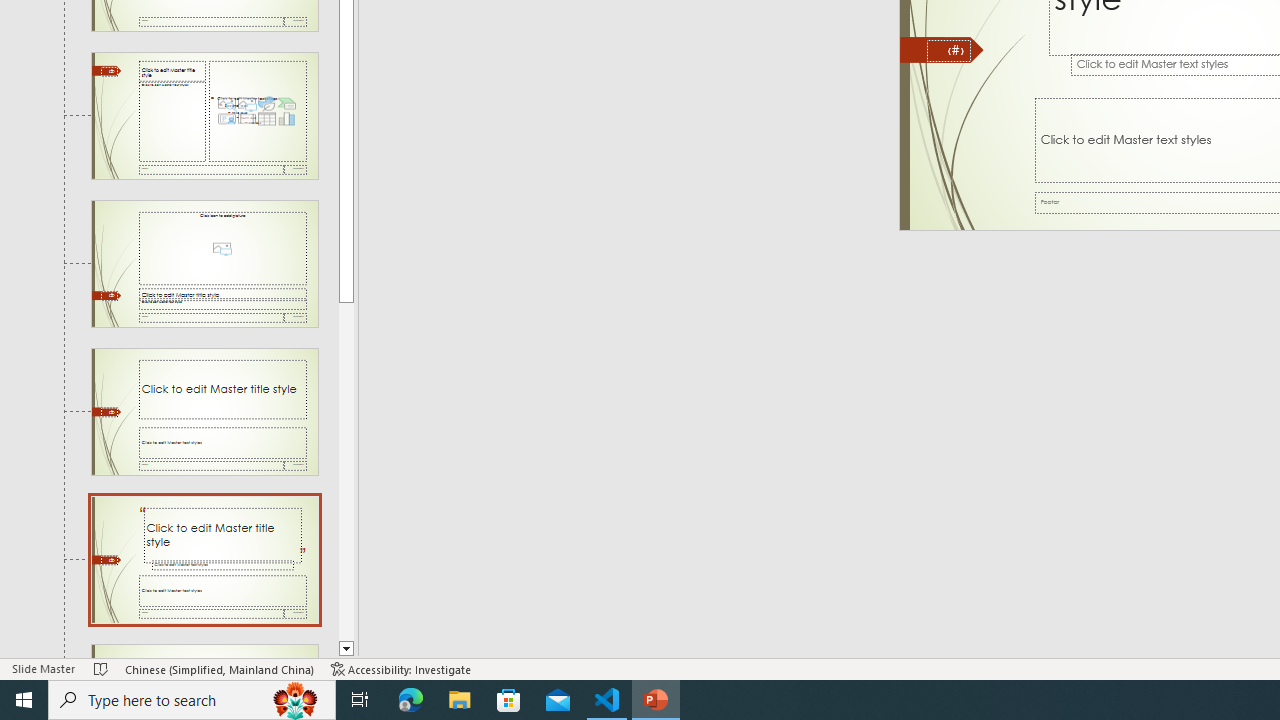  Describe the element at coordinates (204, 116) in the screenshot. I see `'Slide Content with Caption Layout: used by no slides'` at that location.